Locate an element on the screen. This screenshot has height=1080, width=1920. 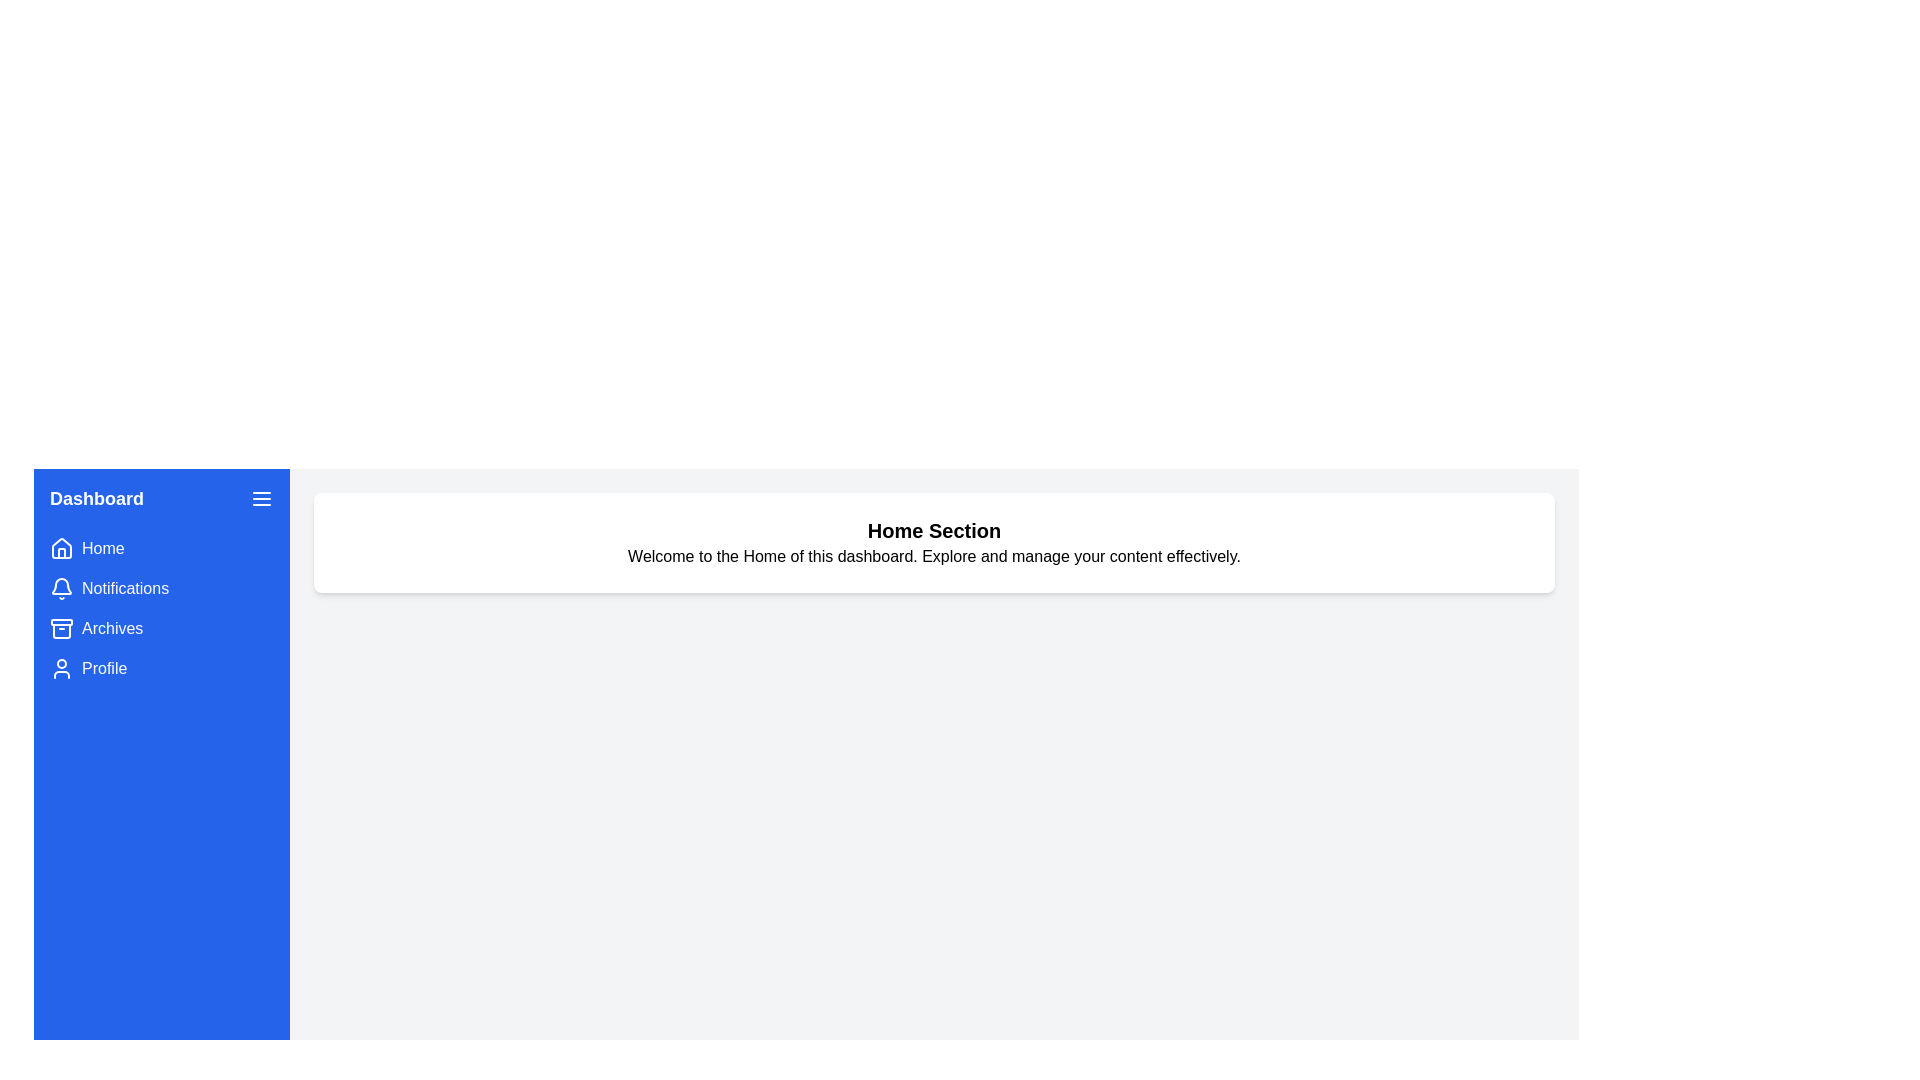
the small white archive box icon located in the vertical navigation bar, which is the third item under 'Notifications' and is associated with the 'Archives' menu item is located at coordinates (62, 627).